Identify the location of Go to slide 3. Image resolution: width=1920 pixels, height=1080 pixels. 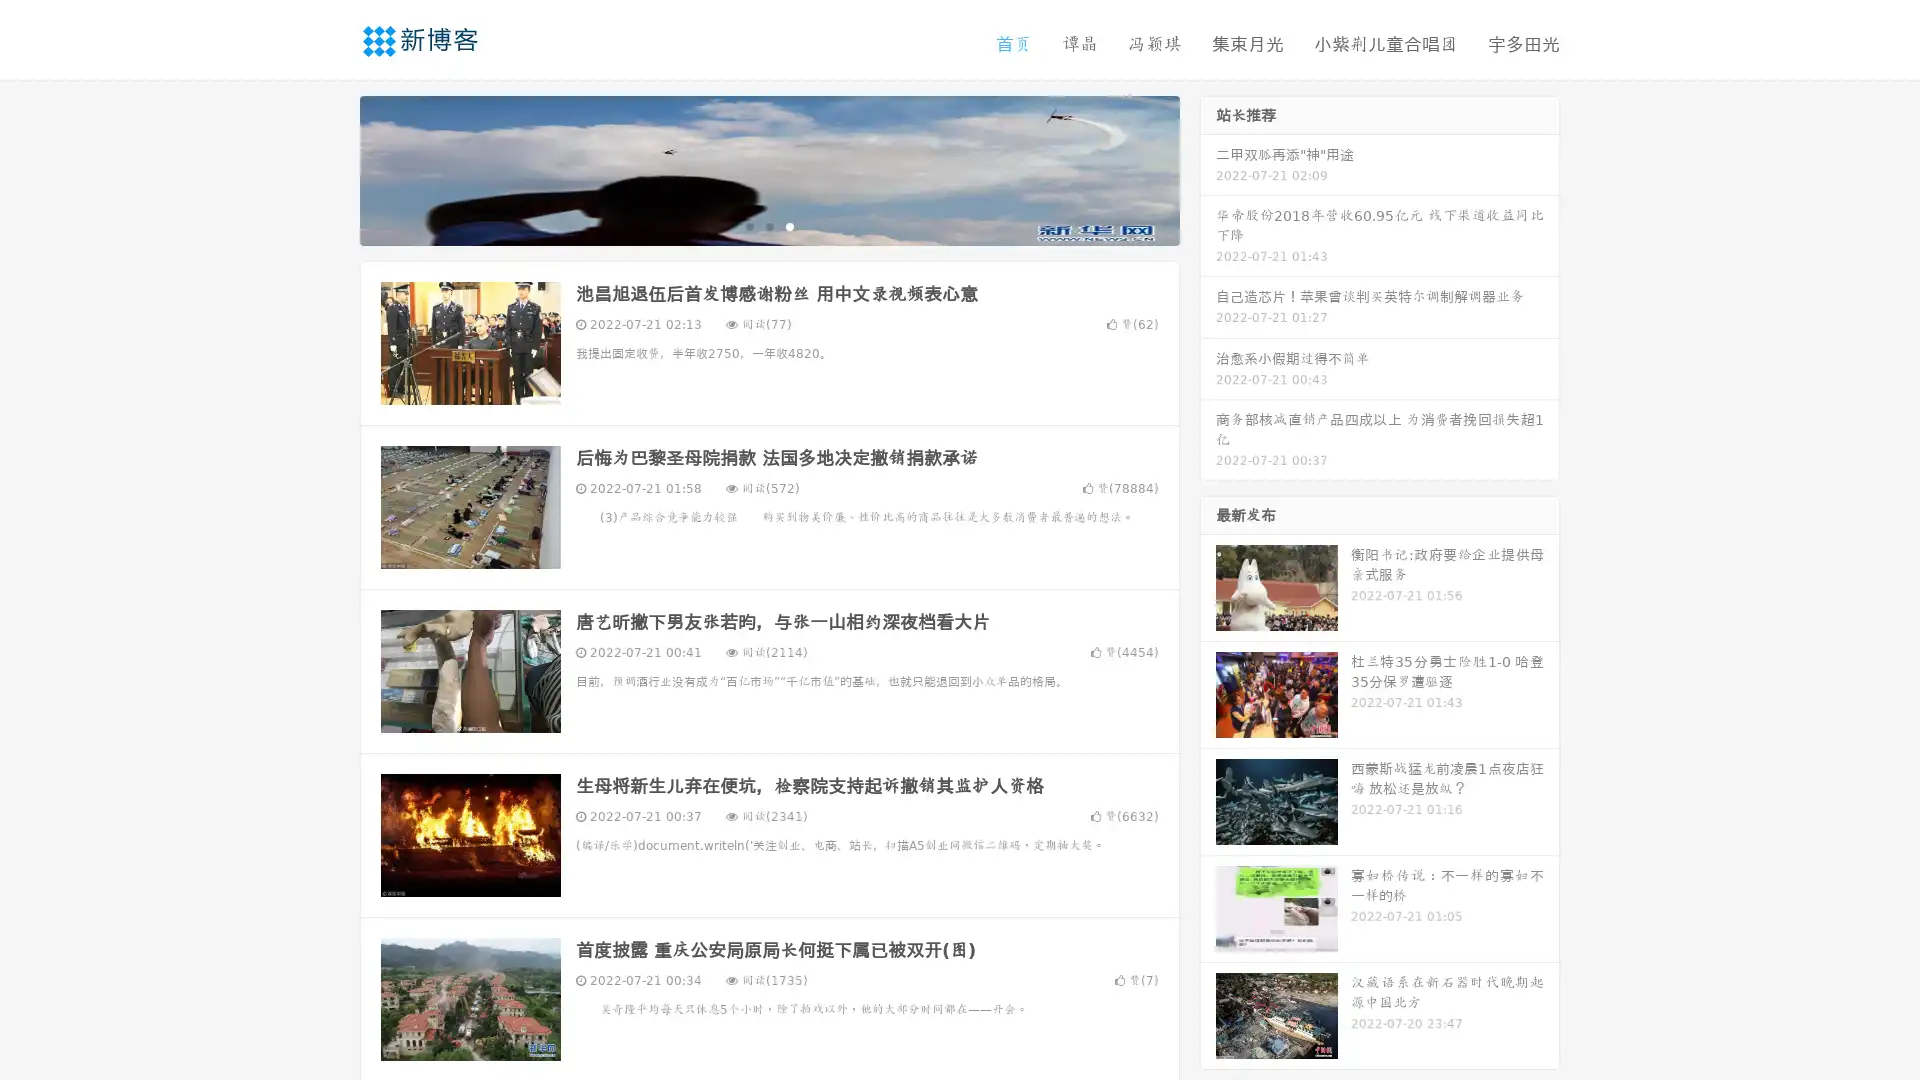
(789, 225).